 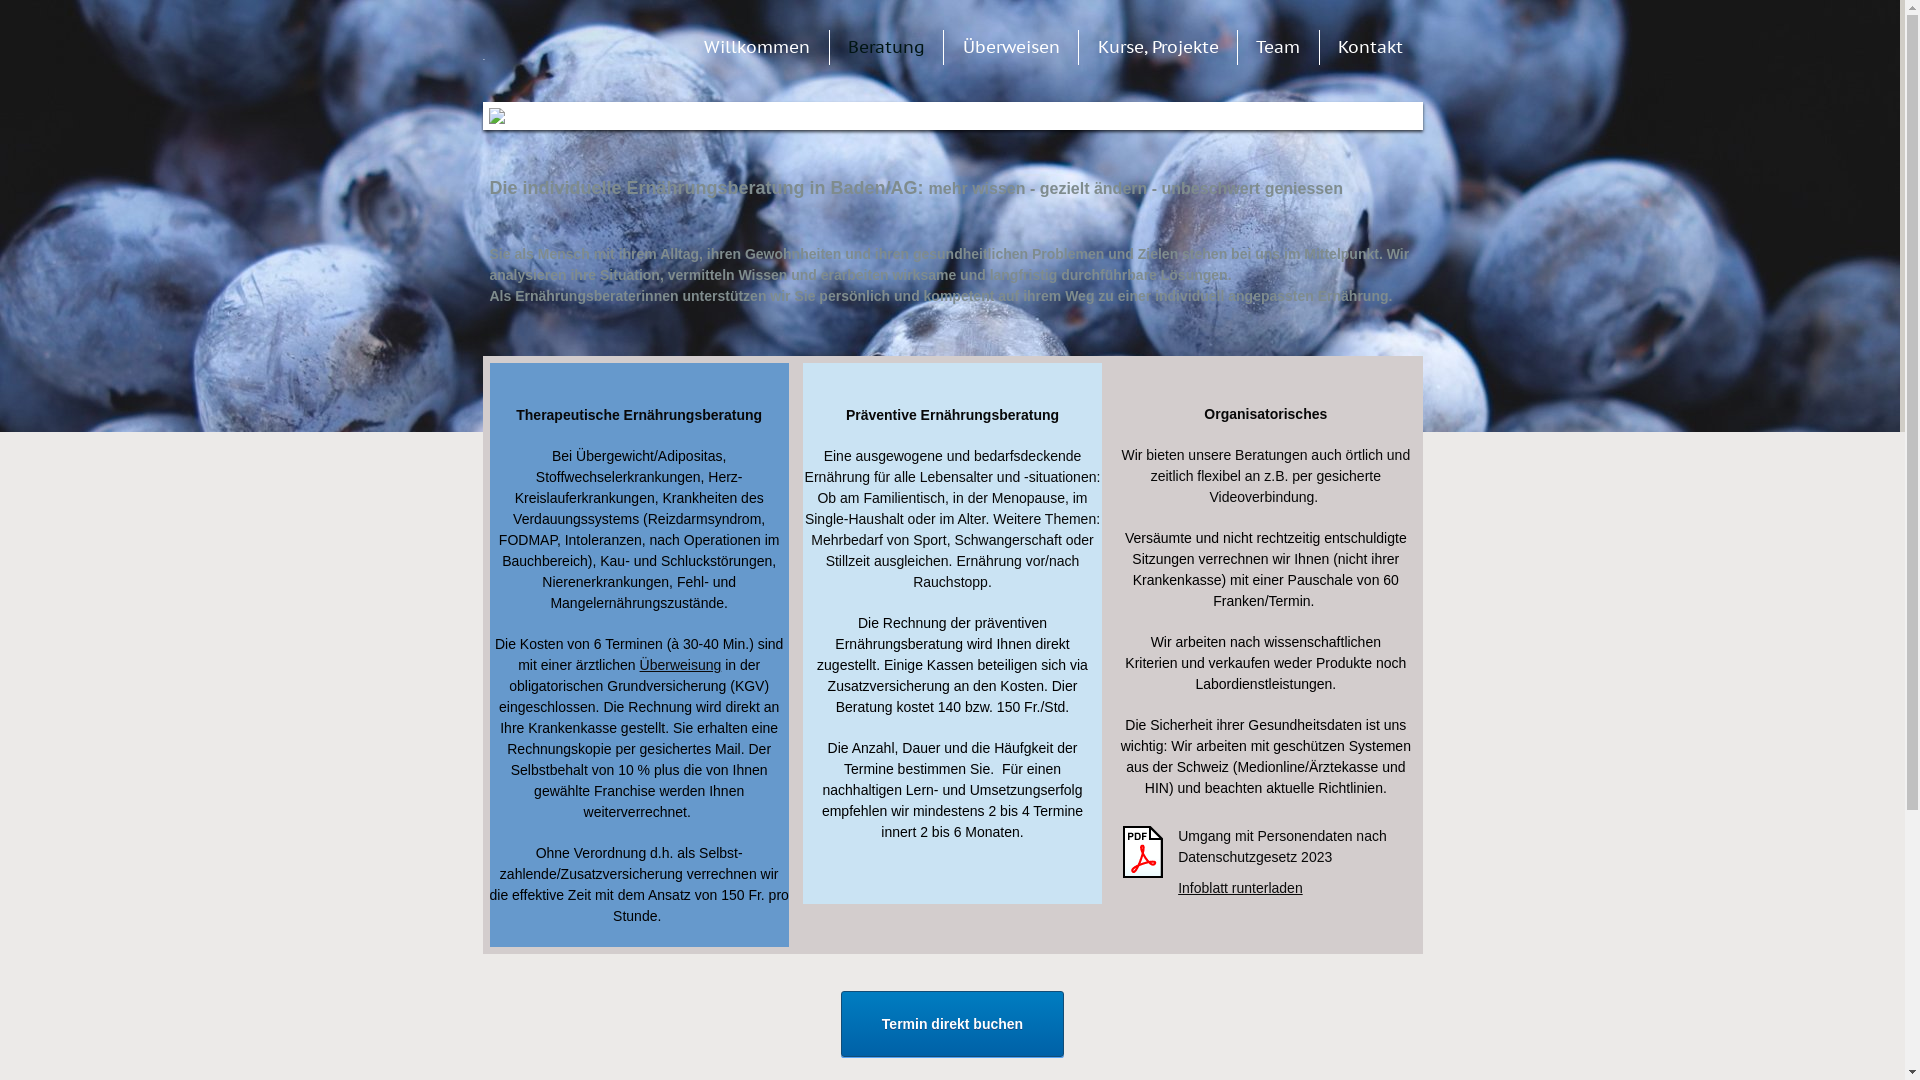 I want to click on 'Willkommen', so click(x=756, y=45).